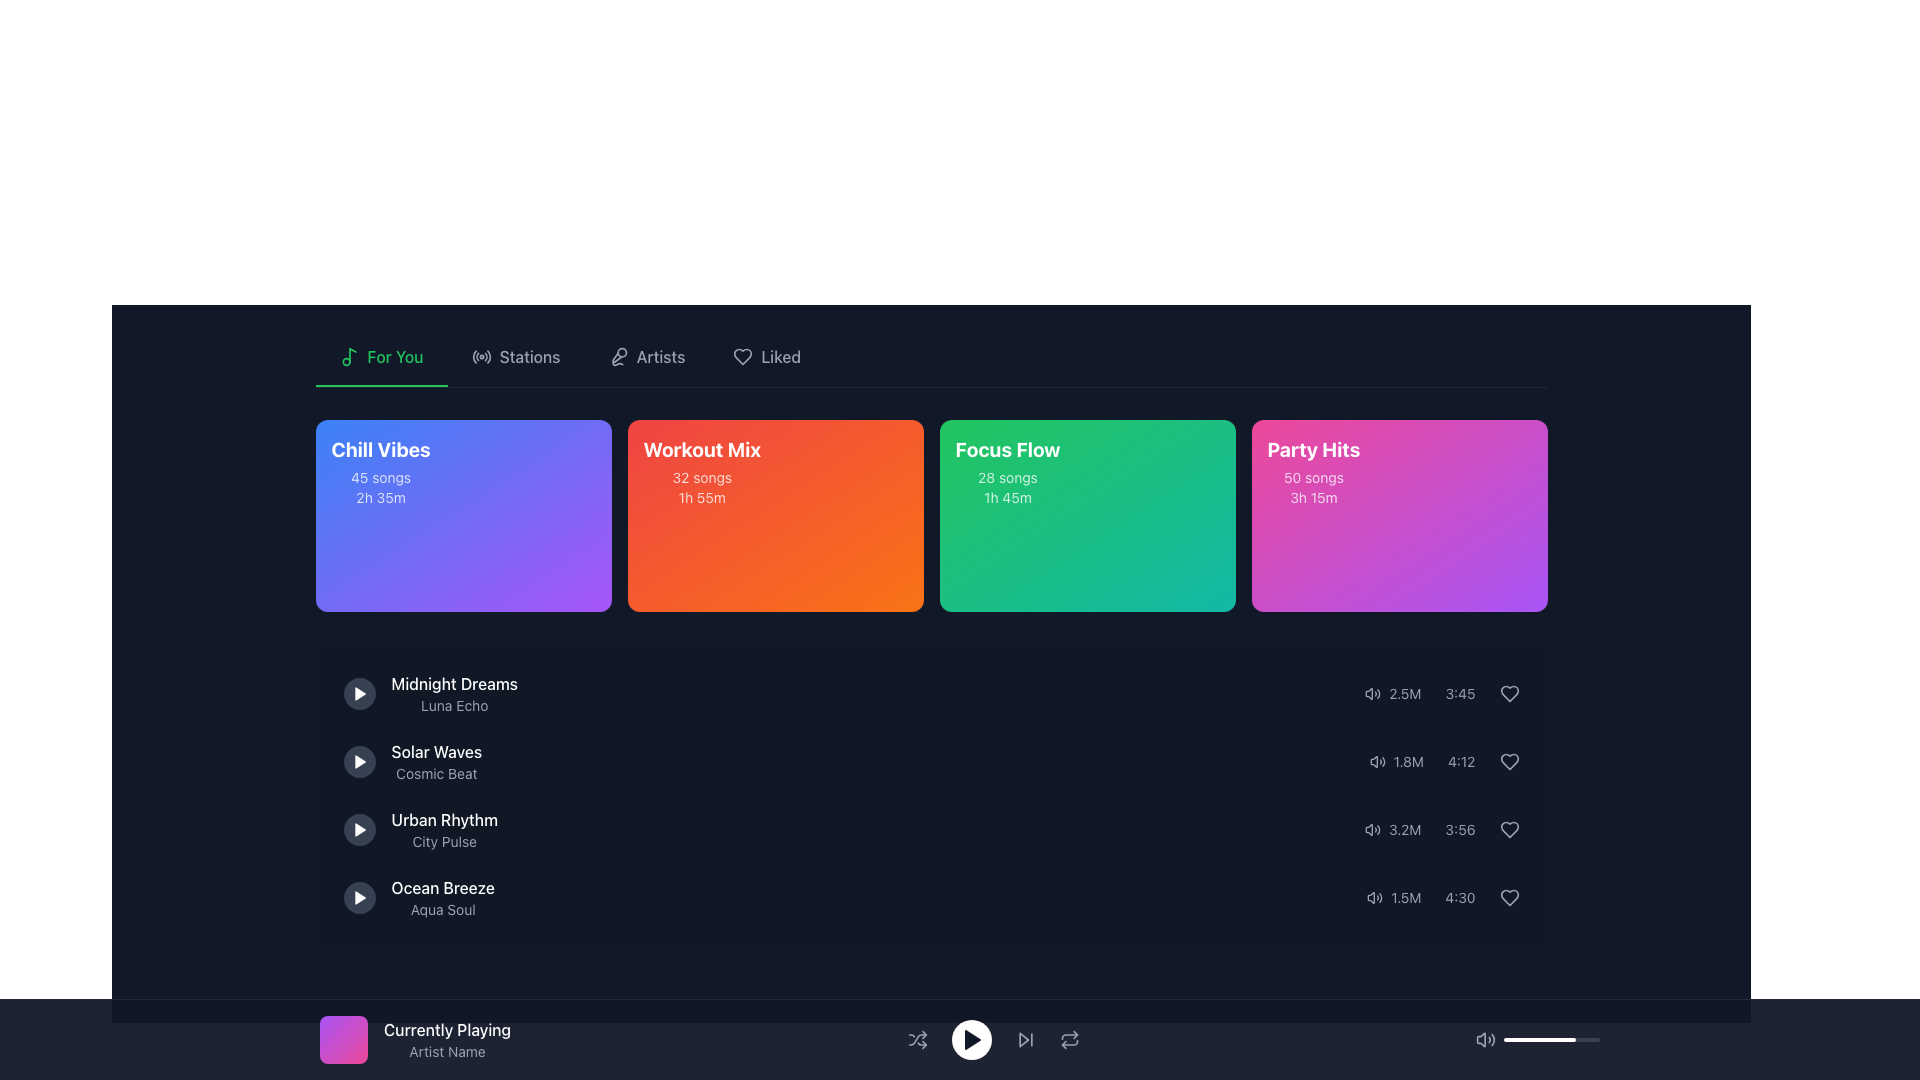 The width and height of the screenshot is (1920, 1080). Describe the element at coordinates (1527, 1039) in the screenshot. I see `the volume` at that location.